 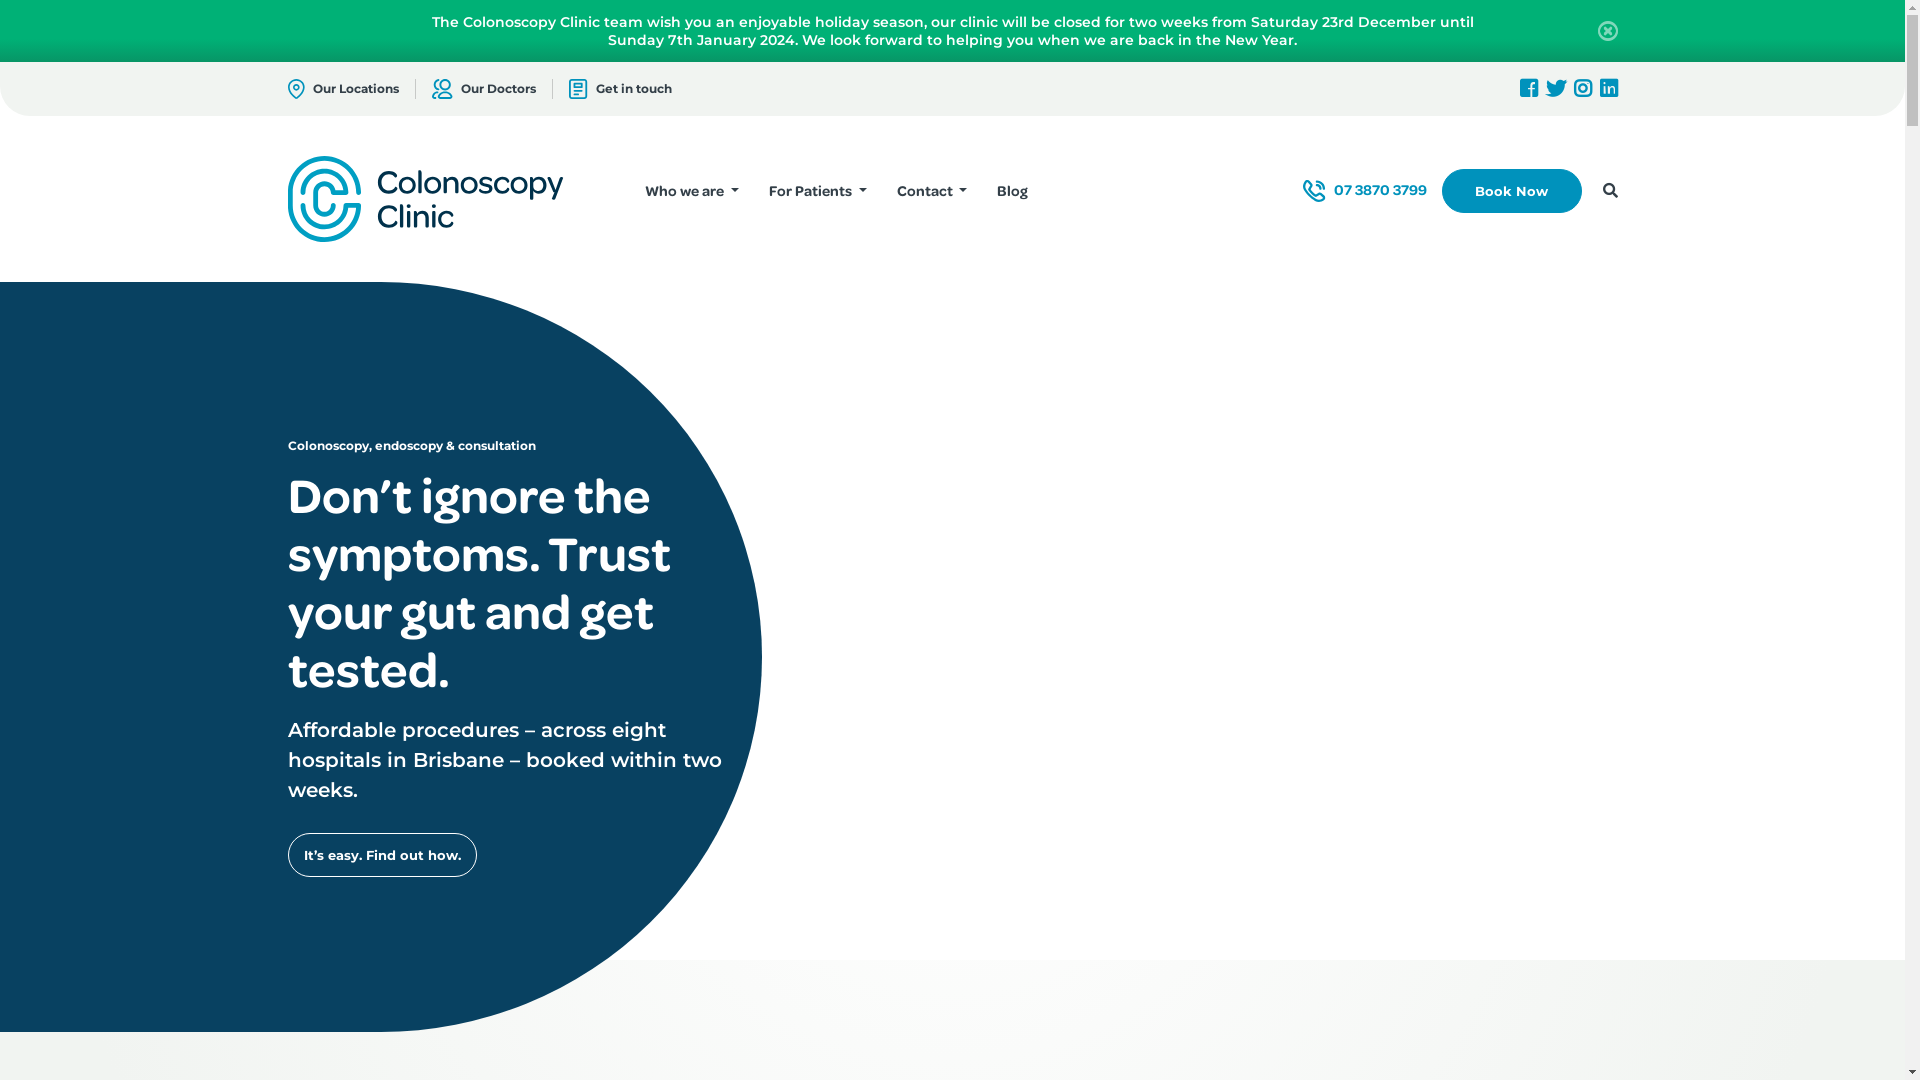 What do you see at coordinates (343, 87) in the screenshot?
I see `'Our Locations'` at bounding box center [343, 87].